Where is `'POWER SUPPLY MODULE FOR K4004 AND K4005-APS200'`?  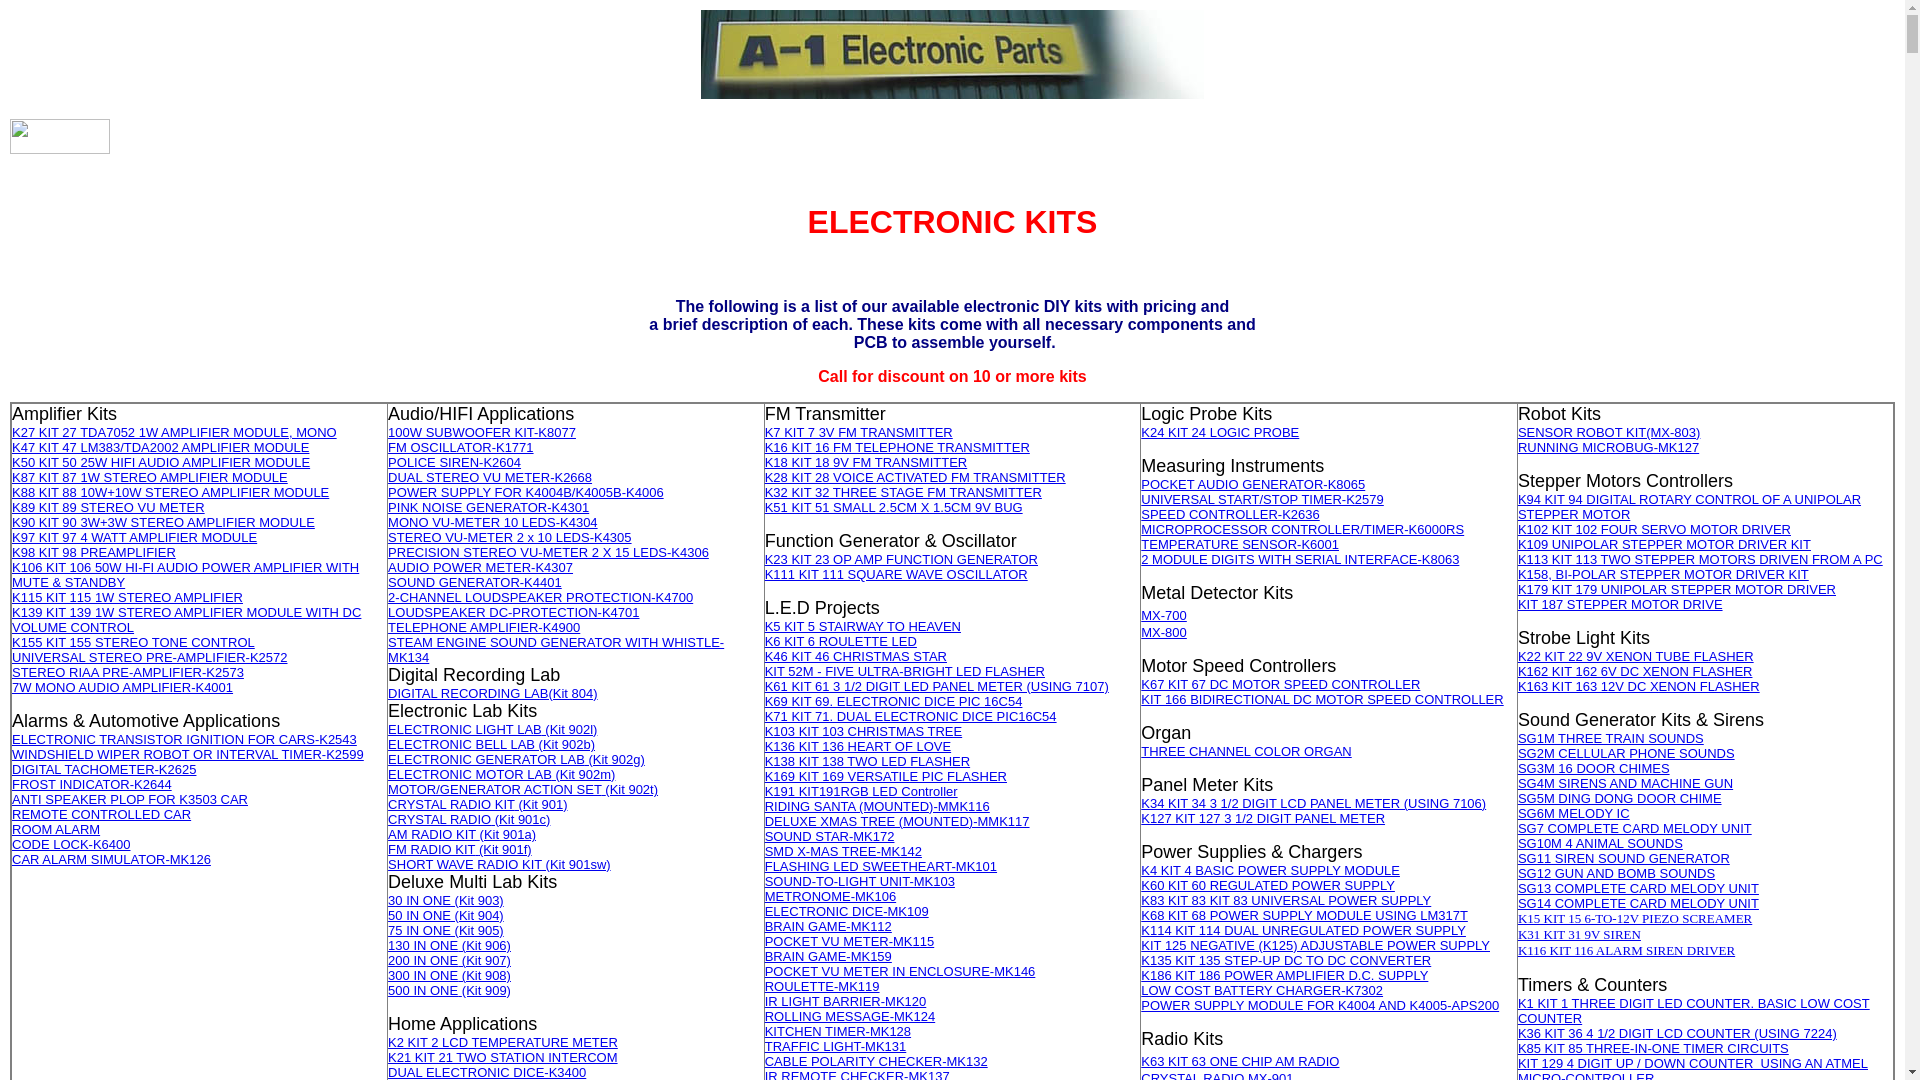 'POWER SUPPLY MODULE FOR K4004 AND K4005-APS200' is located at coordinates (1320, 1005).